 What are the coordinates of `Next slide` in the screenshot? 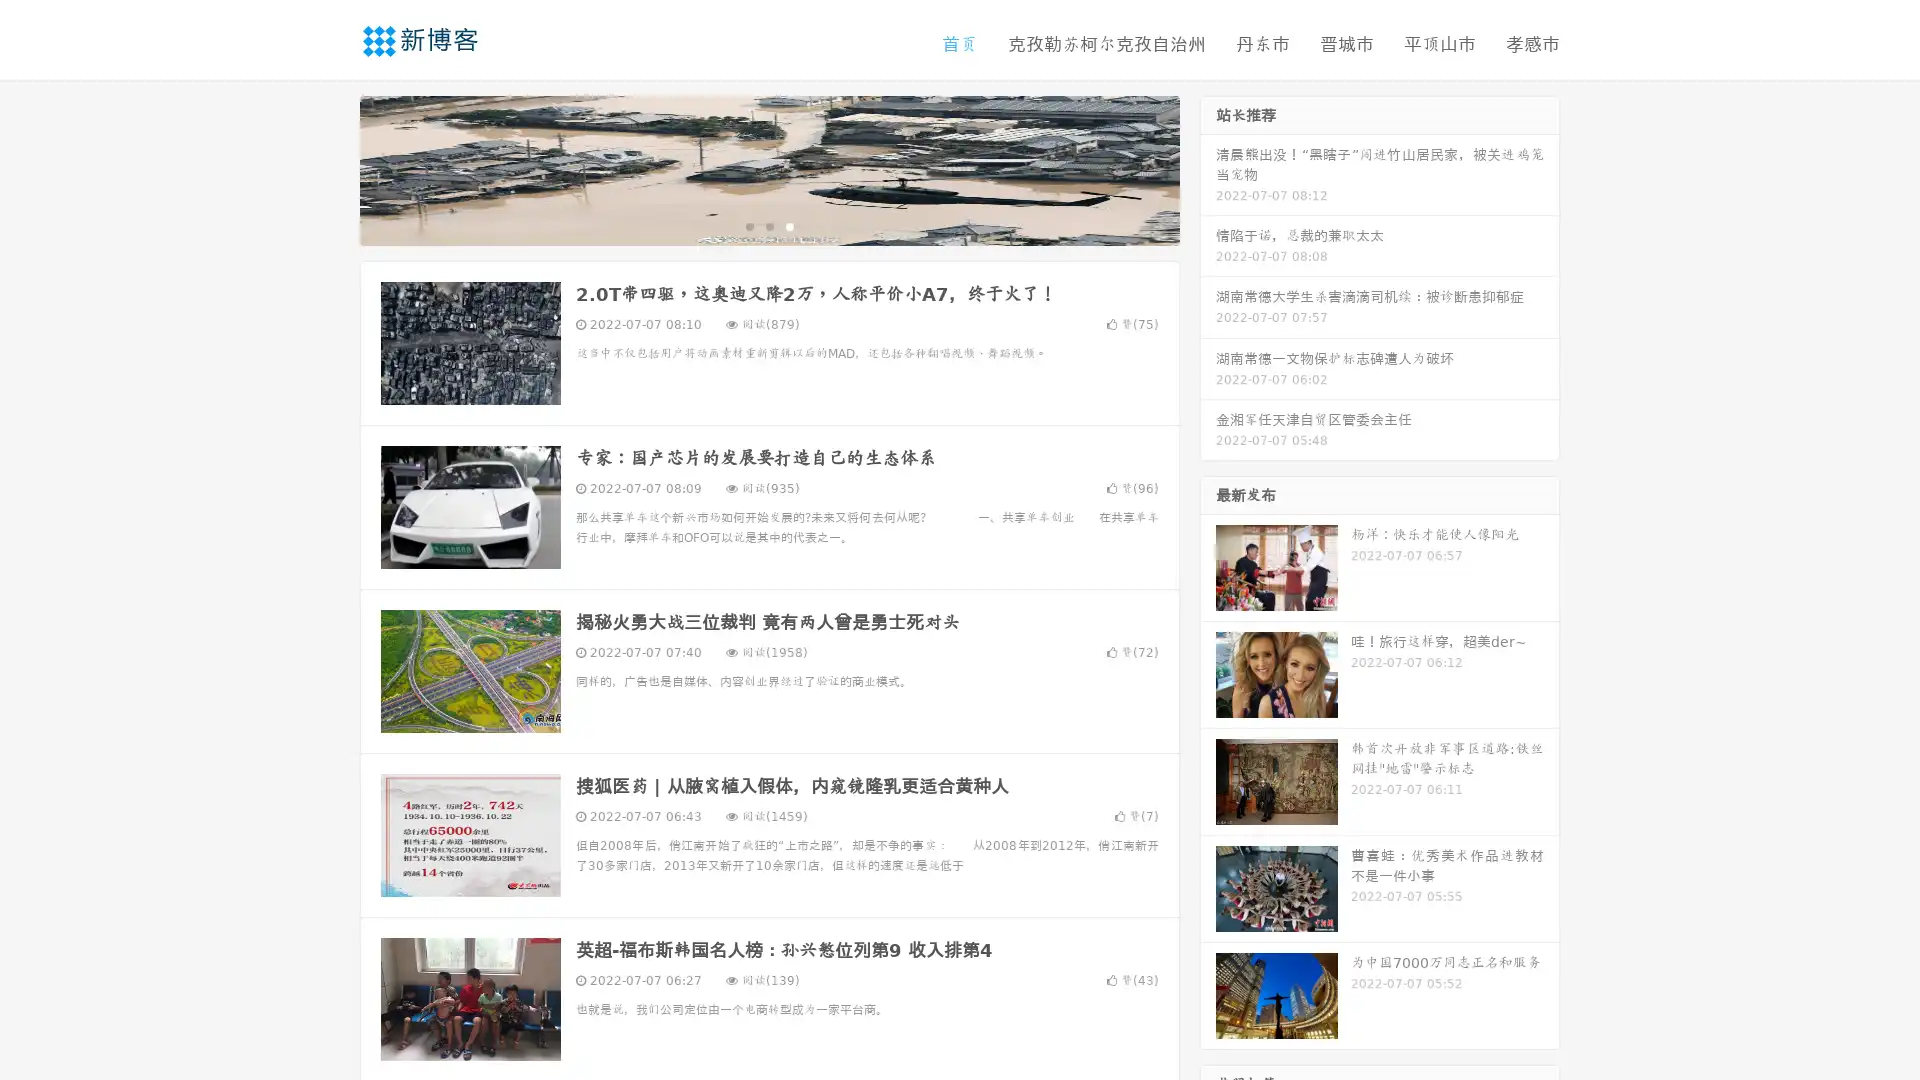 It's located at (1208, 168).